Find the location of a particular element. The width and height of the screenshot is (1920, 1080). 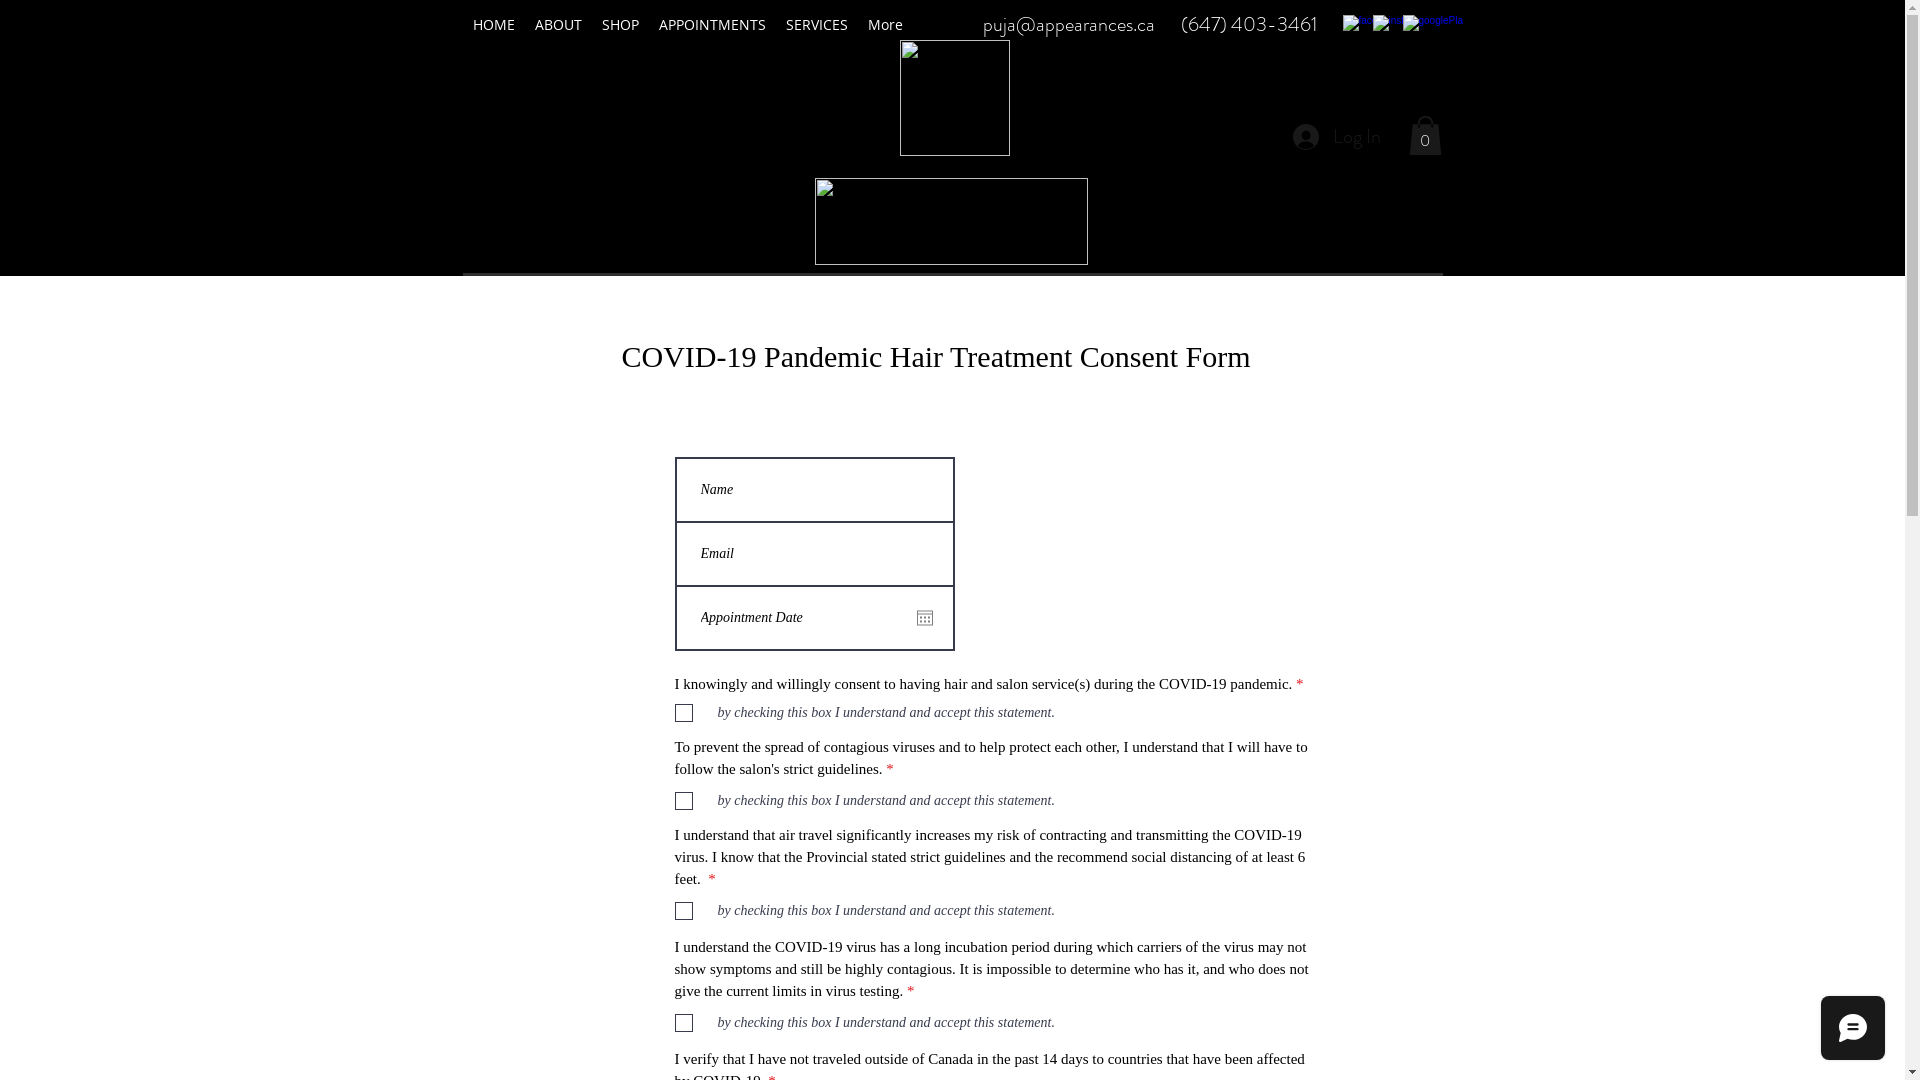

'APPOINTMENTS' is located at coordinates (711, 24).